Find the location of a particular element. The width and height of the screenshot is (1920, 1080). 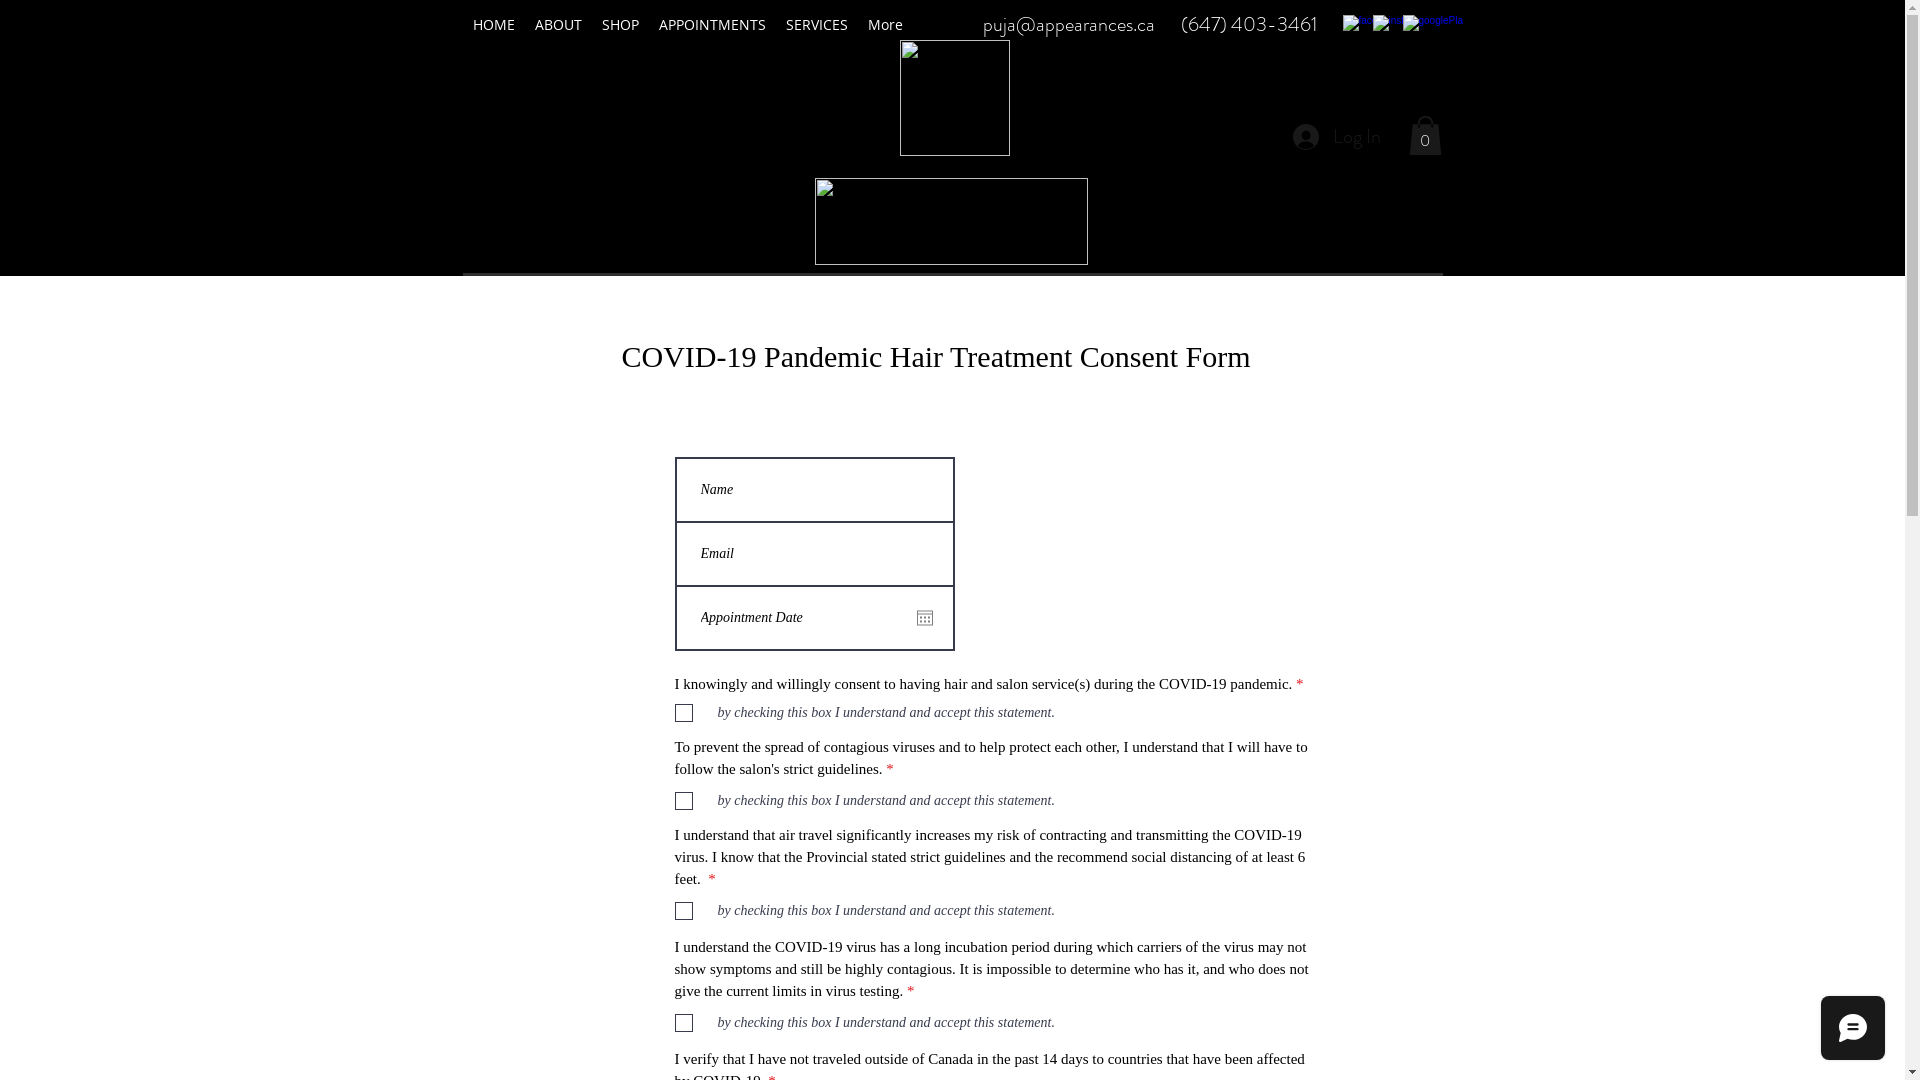

'APPOINTMENTS' is located at coordinates (711, 24).